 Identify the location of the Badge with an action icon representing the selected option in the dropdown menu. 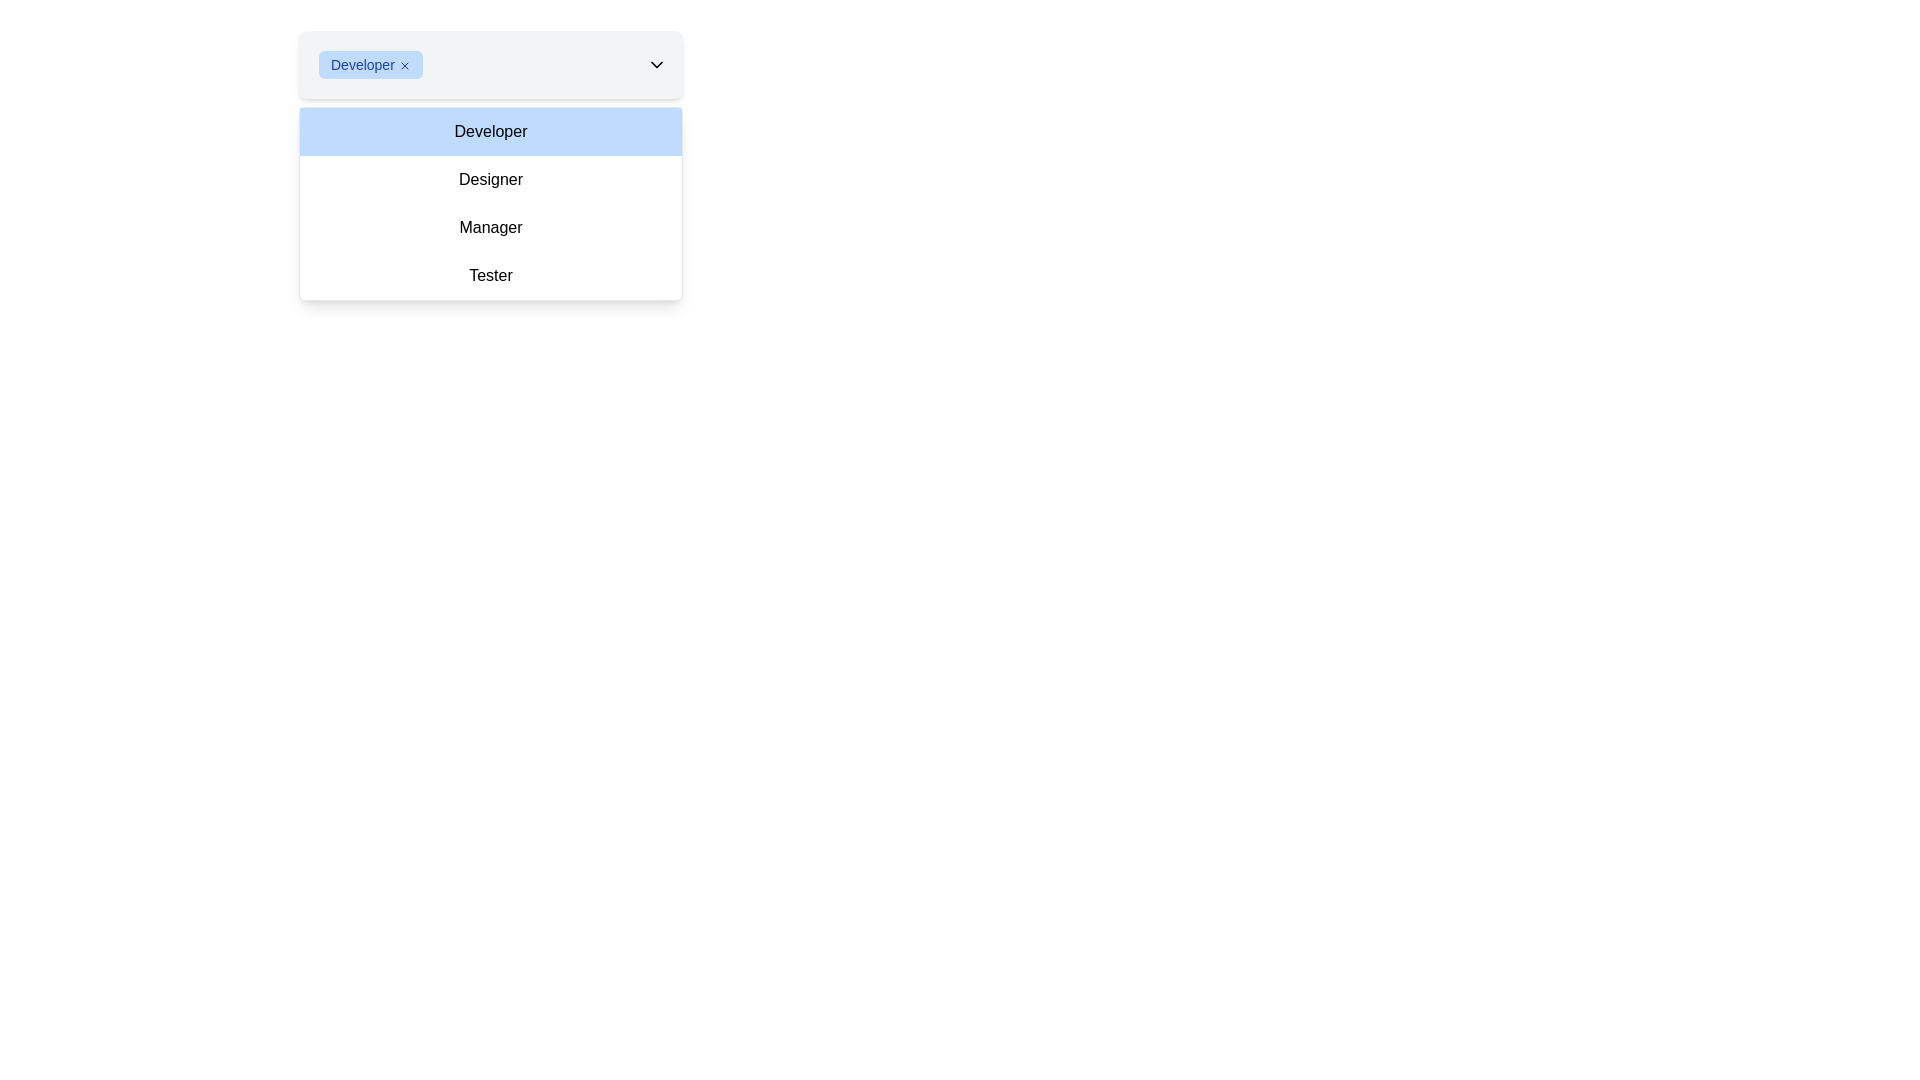
(370, 64).